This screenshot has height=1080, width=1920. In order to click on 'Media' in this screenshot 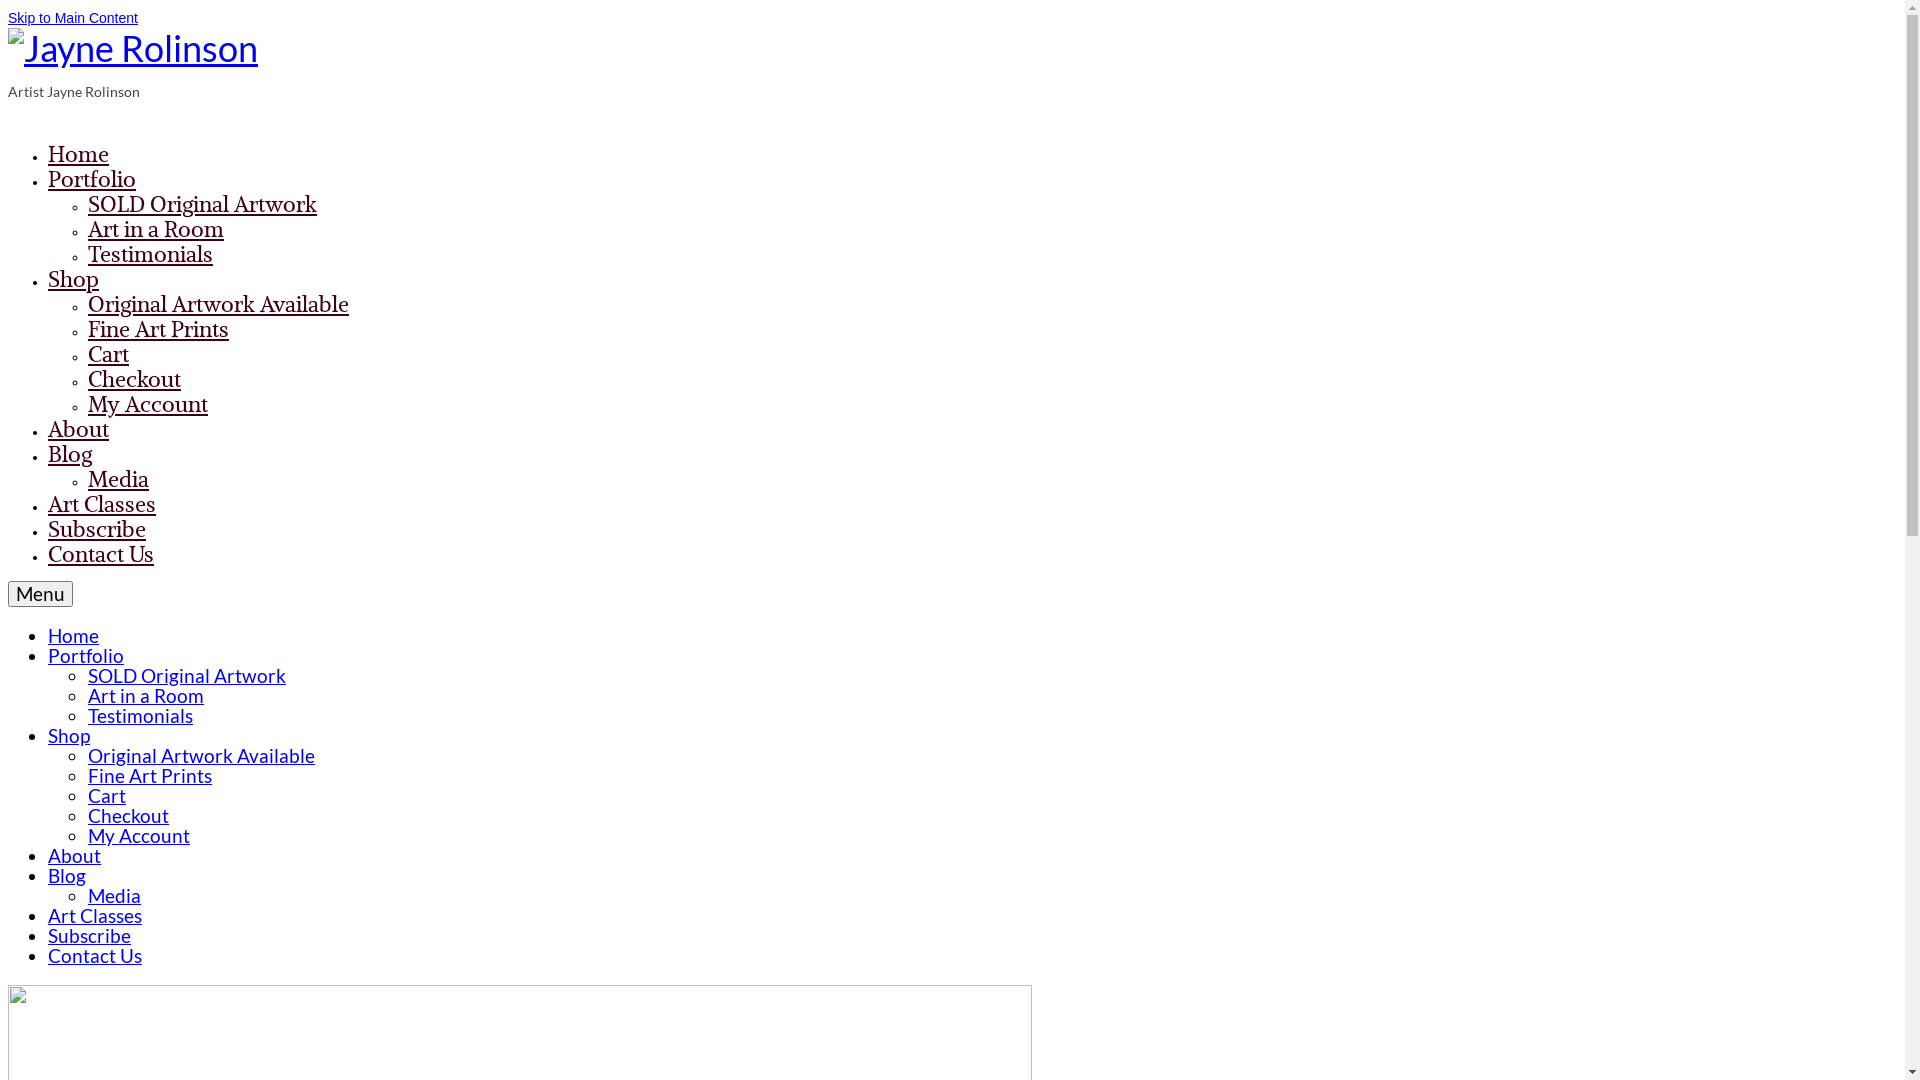, I will do `click(117, 478)`.